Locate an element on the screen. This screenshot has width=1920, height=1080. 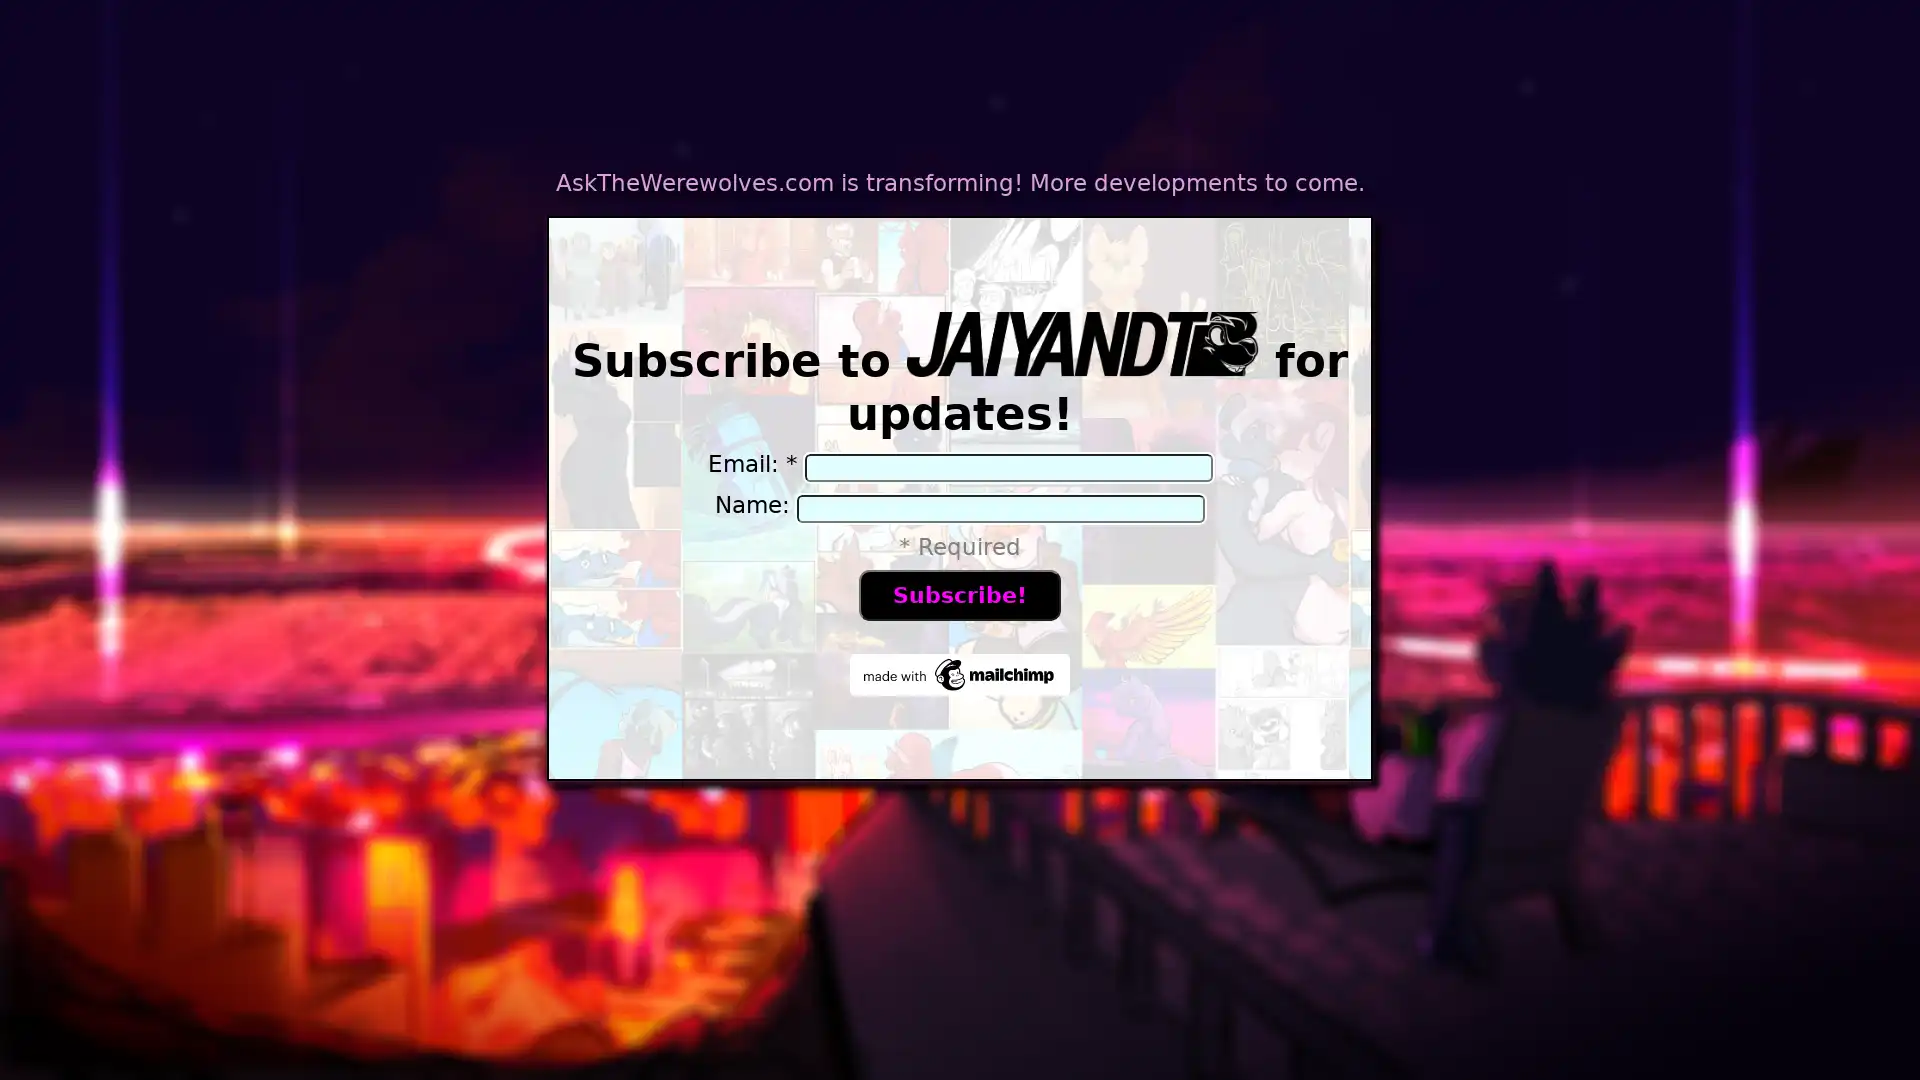
Subscribe! is located at coordinates (958, 593).